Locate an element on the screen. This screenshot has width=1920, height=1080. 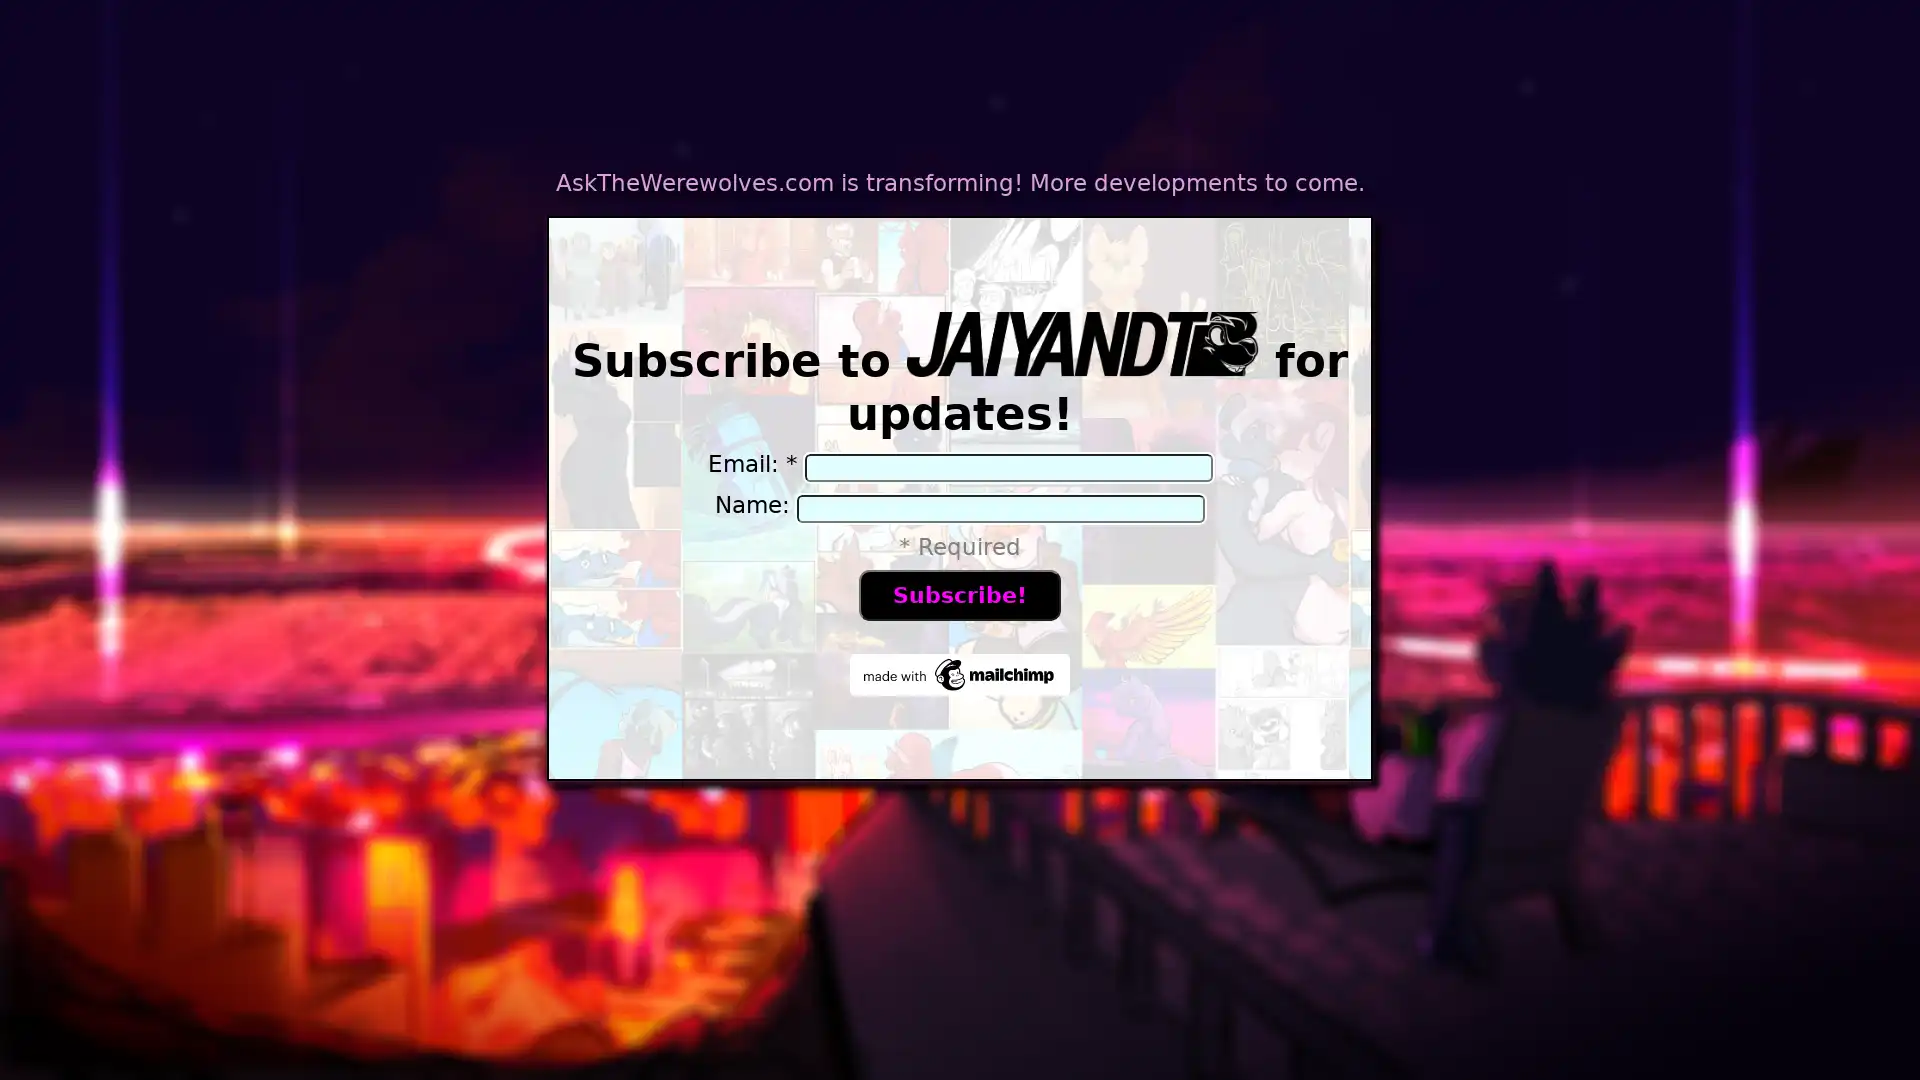
Subscribe! is located at coordinates (958, 593).